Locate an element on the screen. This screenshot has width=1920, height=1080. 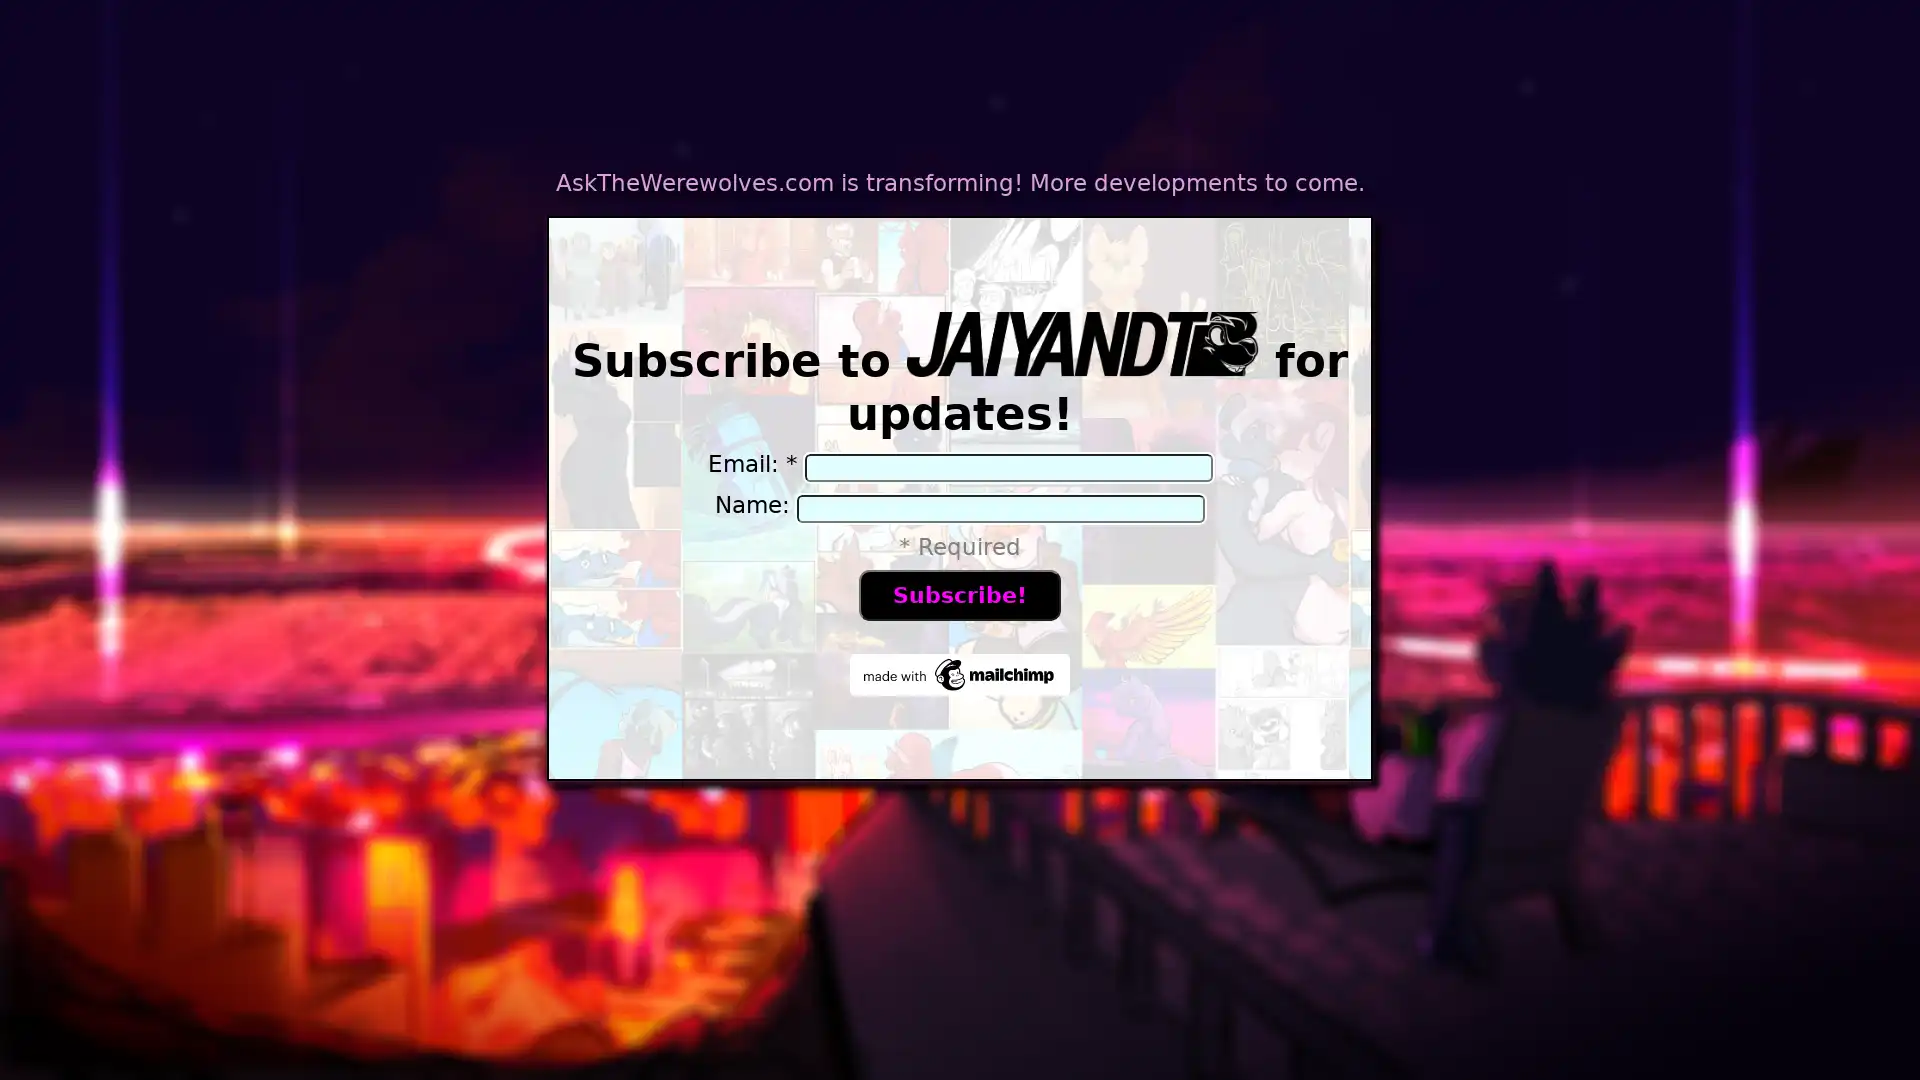
Subscribe! is located at coordinates (958, 593).